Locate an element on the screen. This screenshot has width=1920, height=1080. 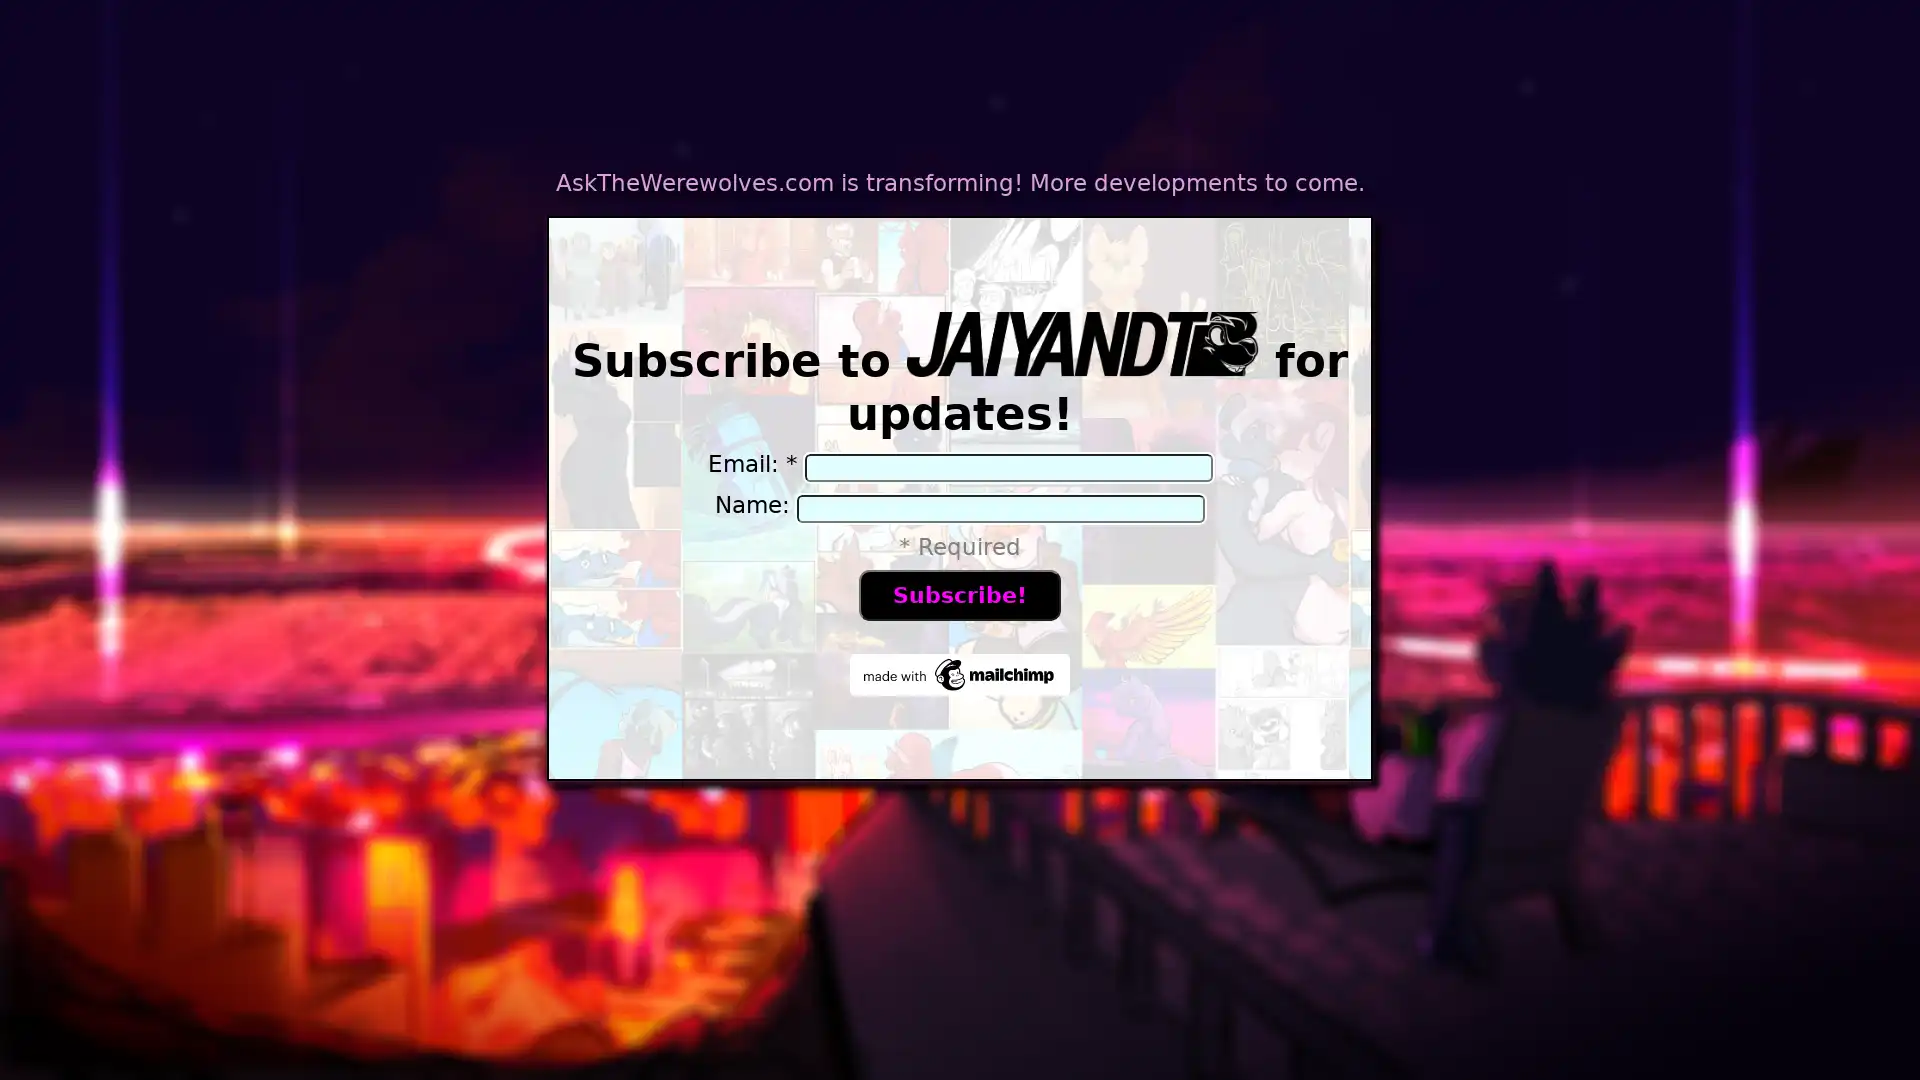
Subscribe! is located at coordinates (958, 593).